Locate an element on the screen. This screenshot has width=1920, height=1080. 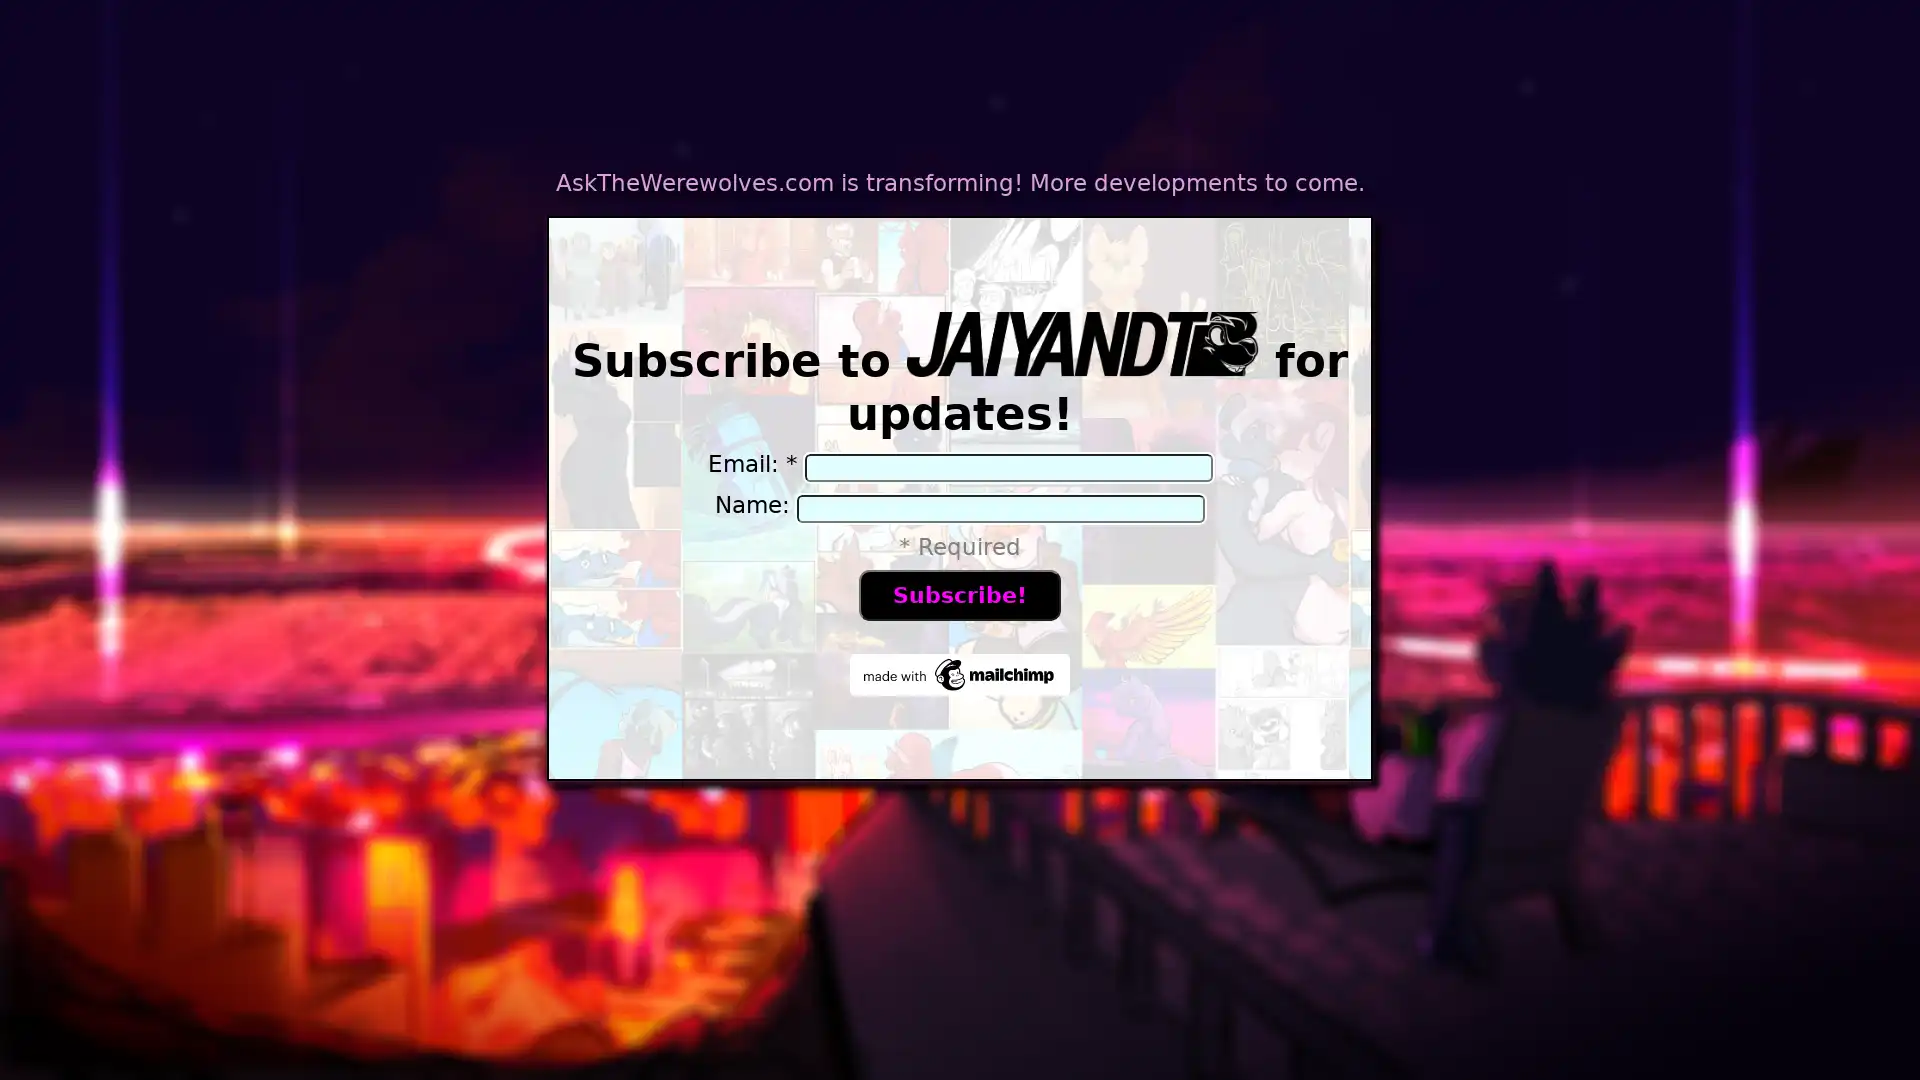
Subscribe! is located at coordinates (958, 593).